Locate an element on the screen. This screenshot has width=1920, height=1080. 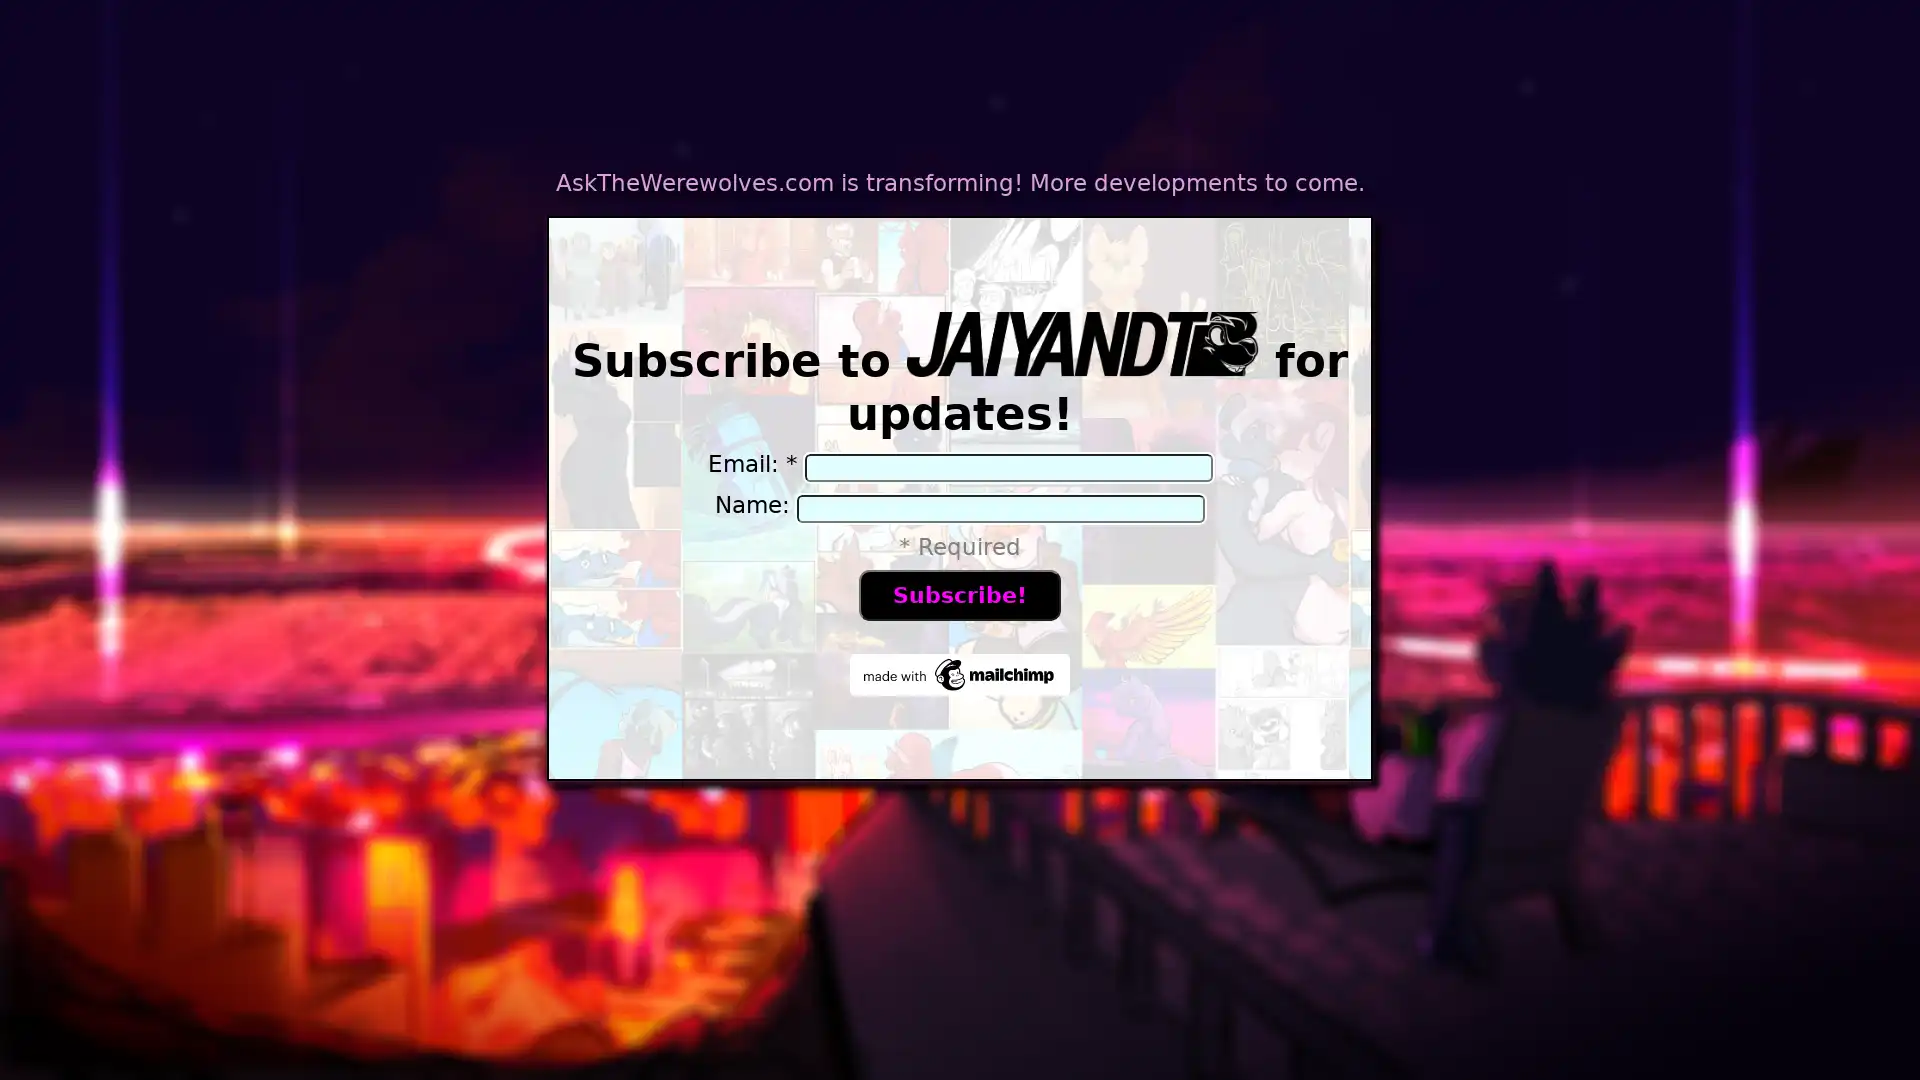
Subscribe! is located at coordinates (958, 593).